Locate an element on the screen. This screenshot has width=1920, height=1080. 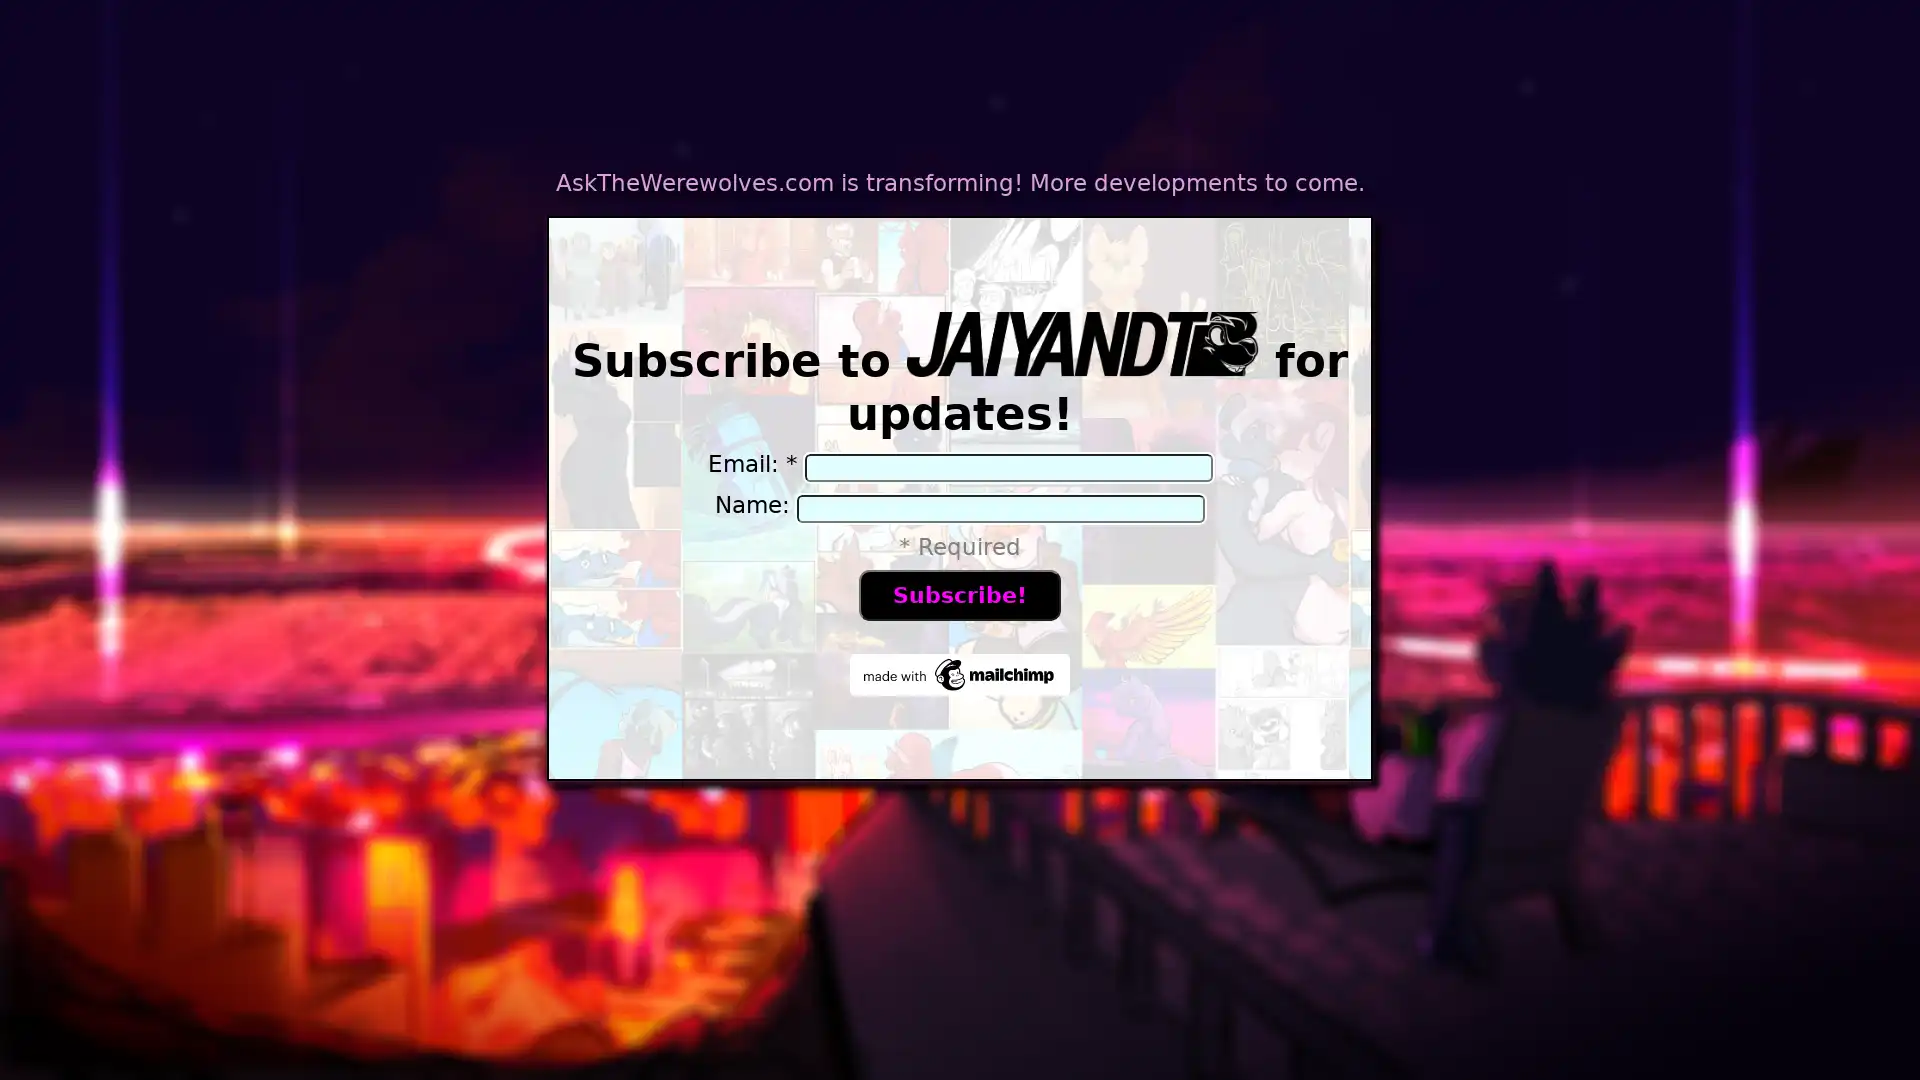
Subscribe! is located at coordinates (958, 593).